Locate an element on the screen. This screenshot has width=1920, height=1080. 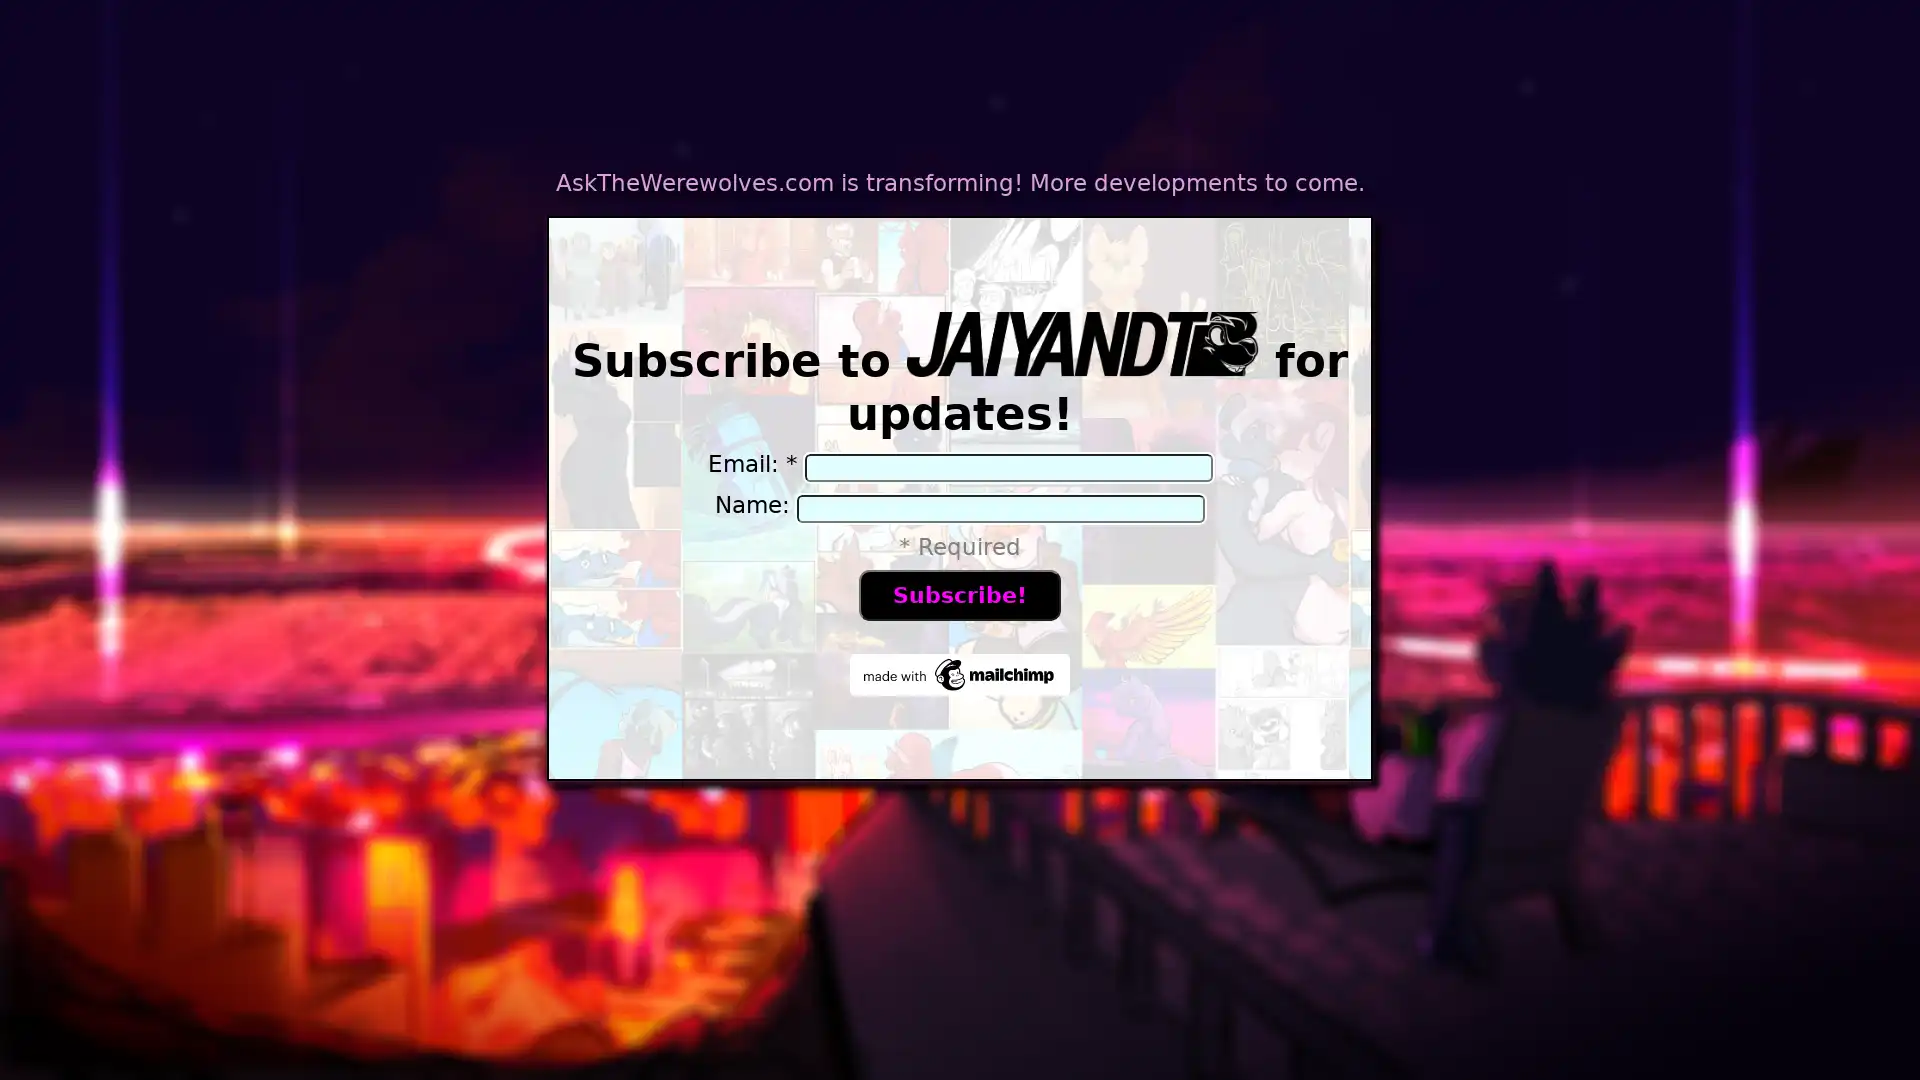
Subscribe! is located at coordinates (958, 593).